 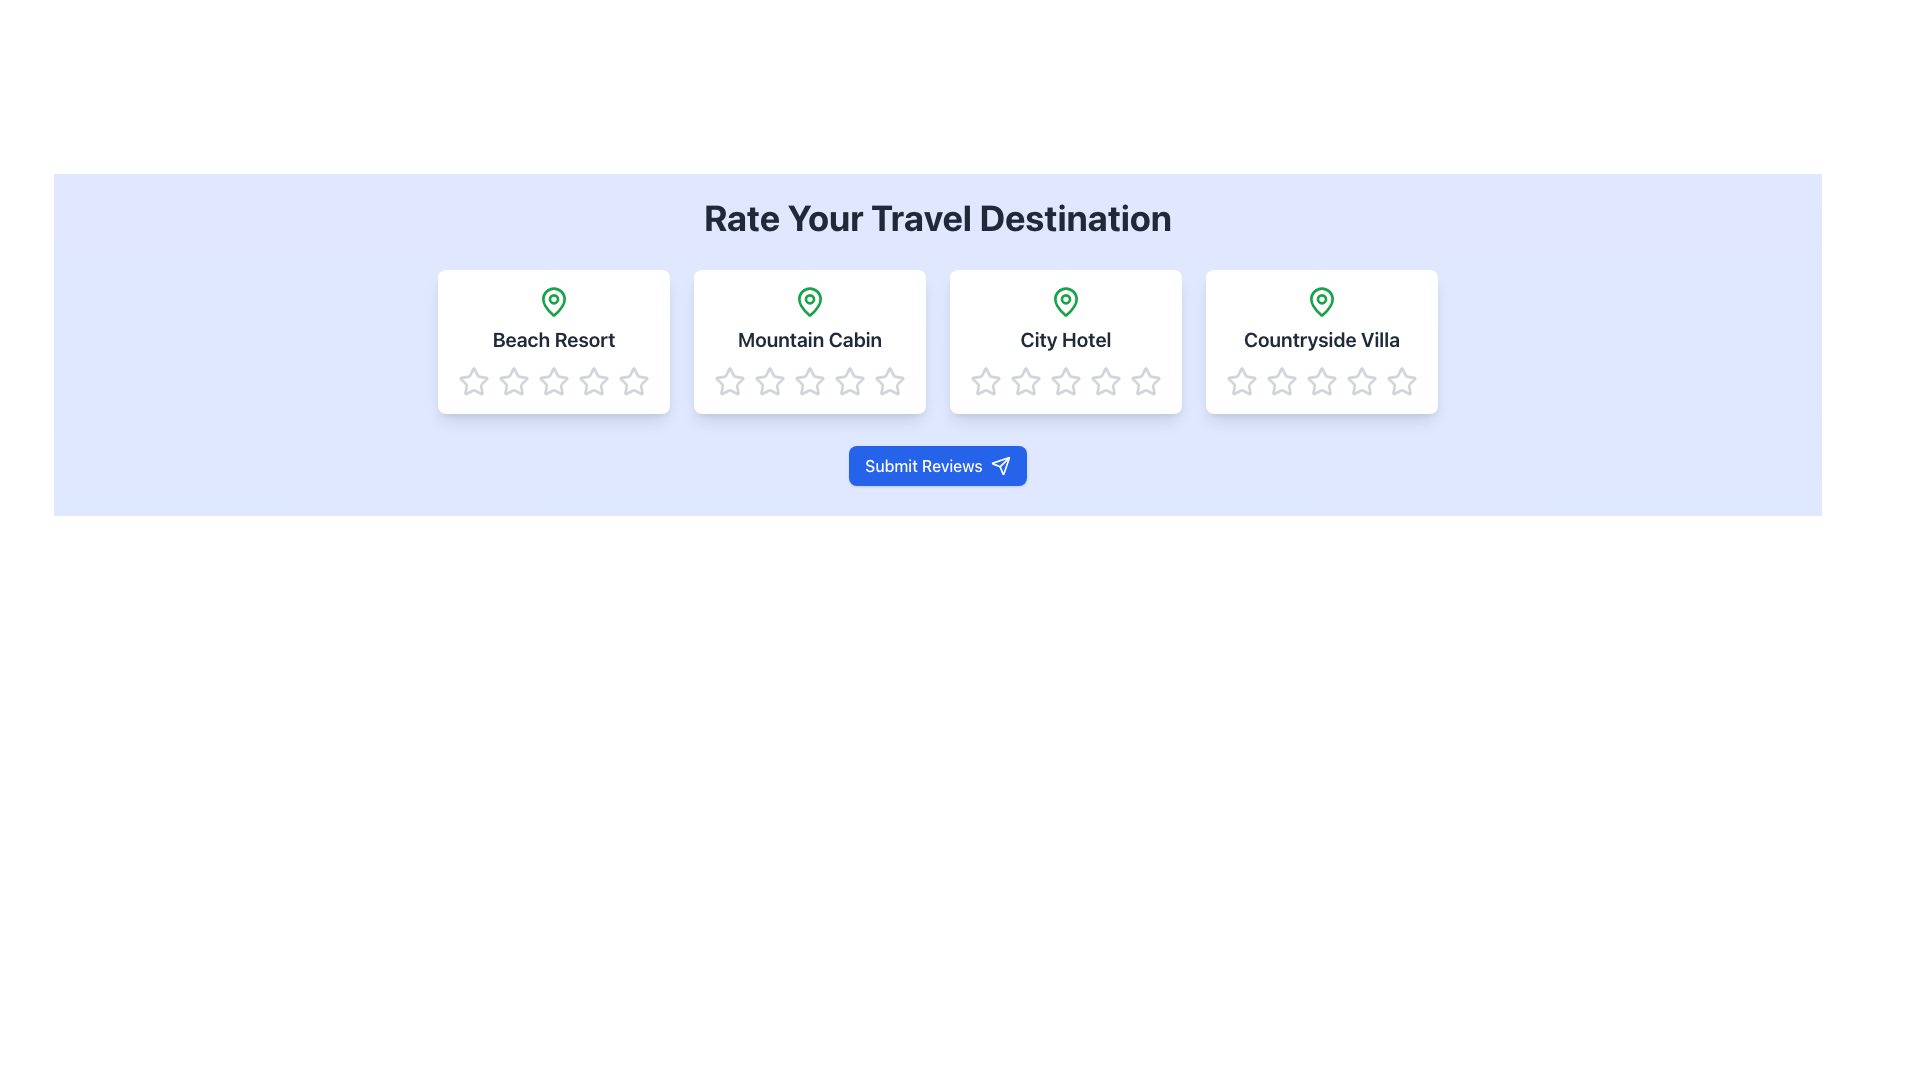 What do you see at coordinates (1361, 381) in the screenshot?
I see `the fourth star-shaped rating icon for the 'Countryside Villa' section` at bounding box center [1361, 381].